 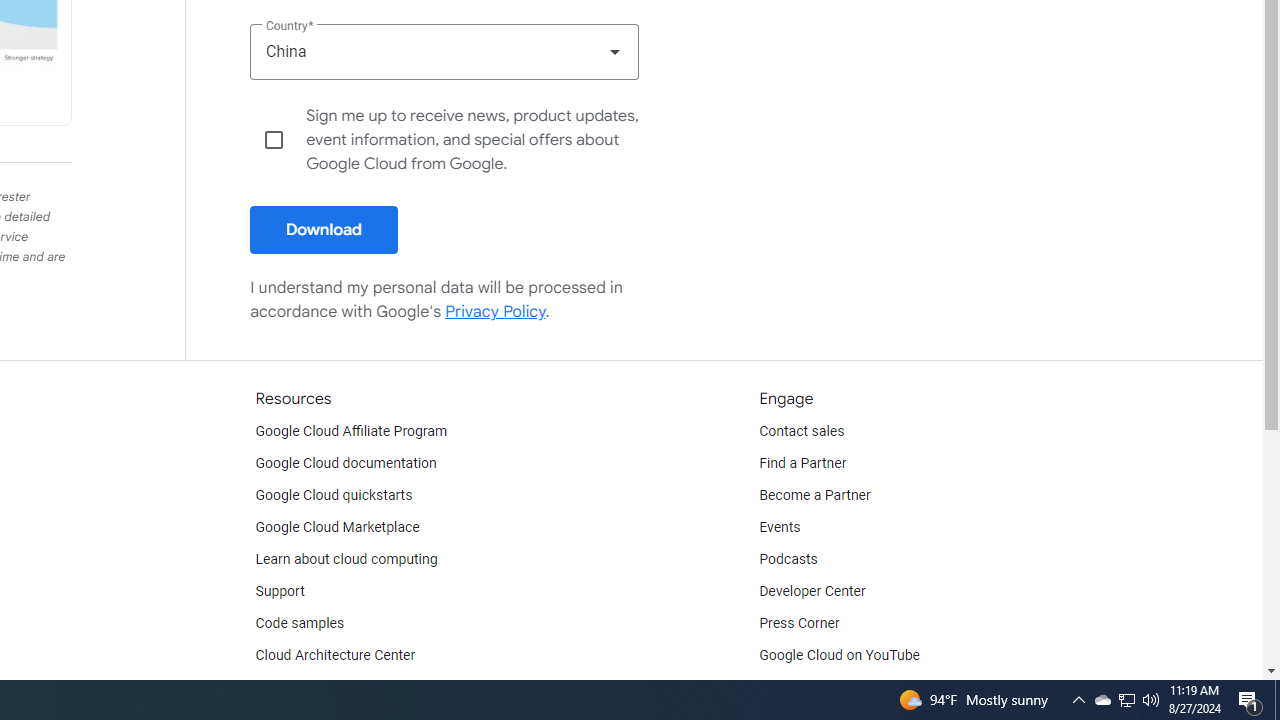 I want to click on 'Google Cloud quickstarts', so click(x=334, y=495).